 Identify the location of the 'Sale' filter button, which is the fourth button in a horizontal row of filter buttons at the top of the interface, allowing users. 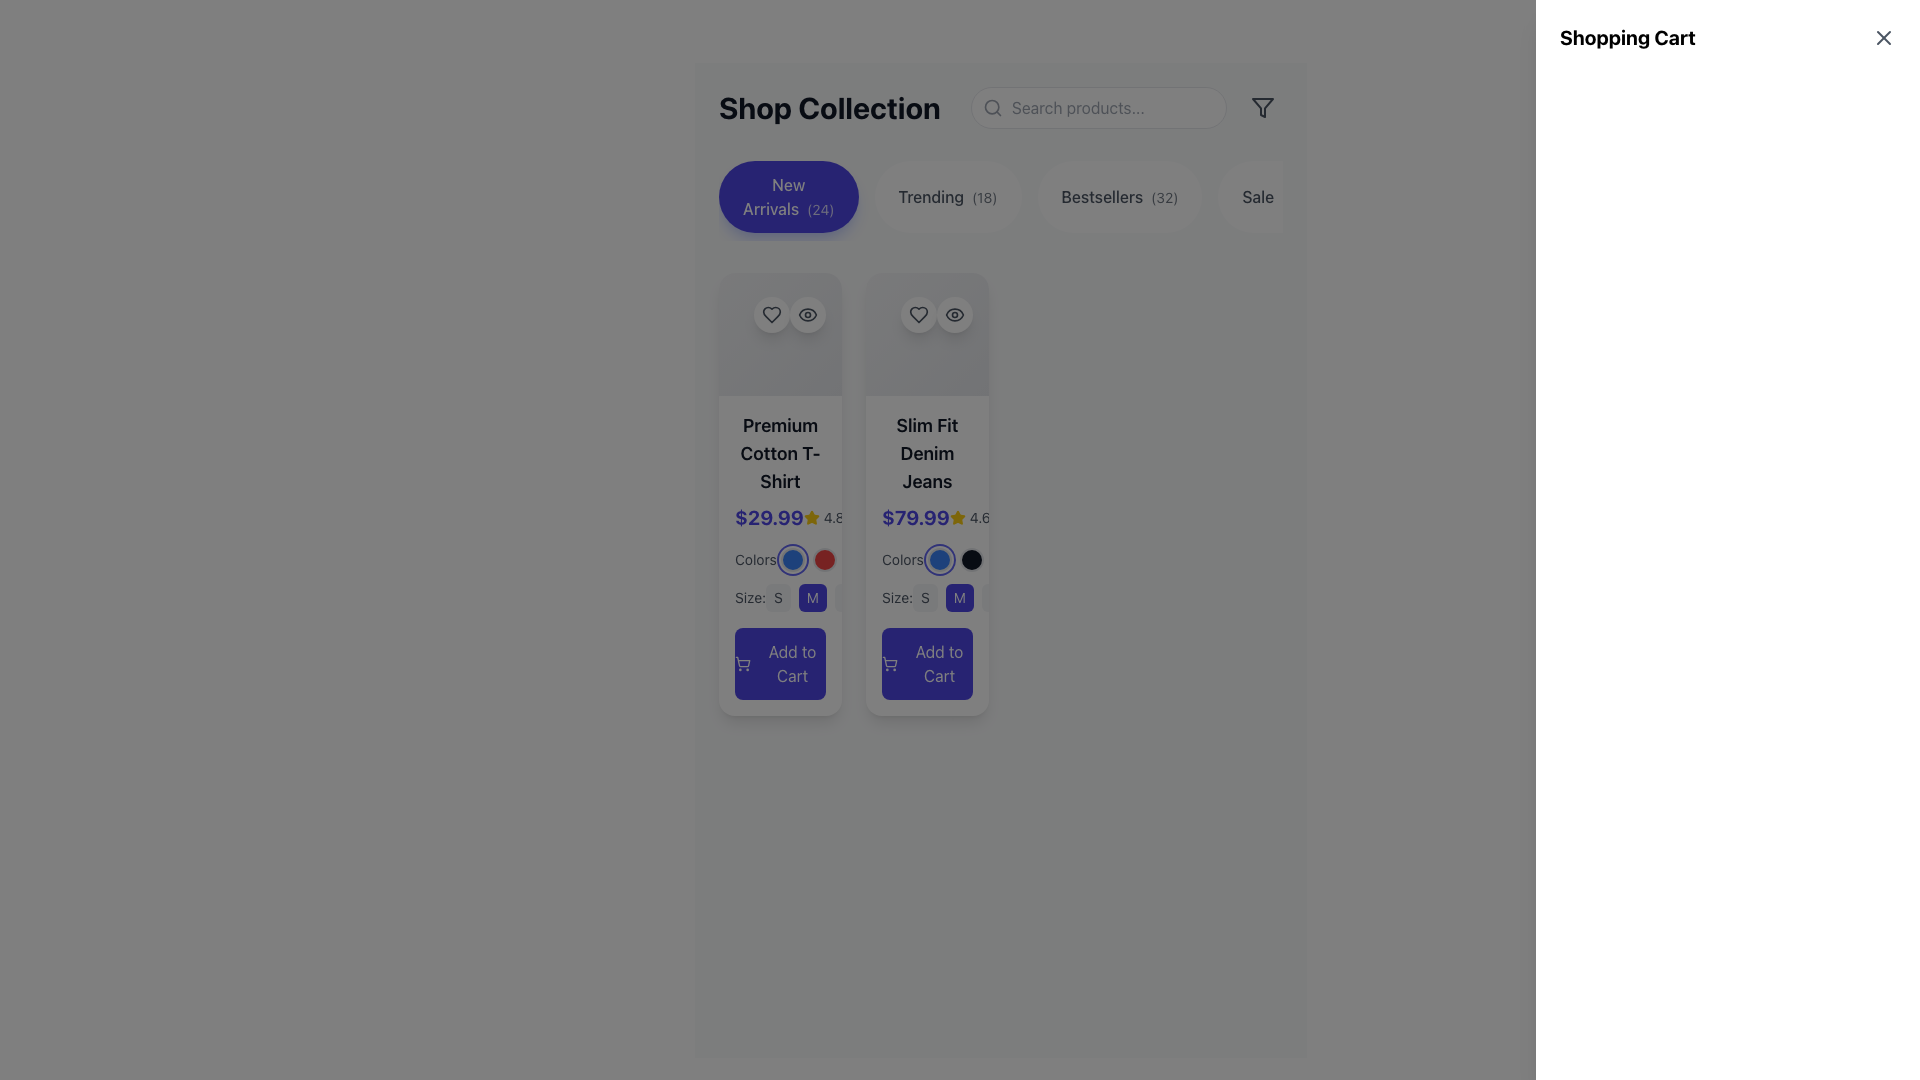
(1273, 196).